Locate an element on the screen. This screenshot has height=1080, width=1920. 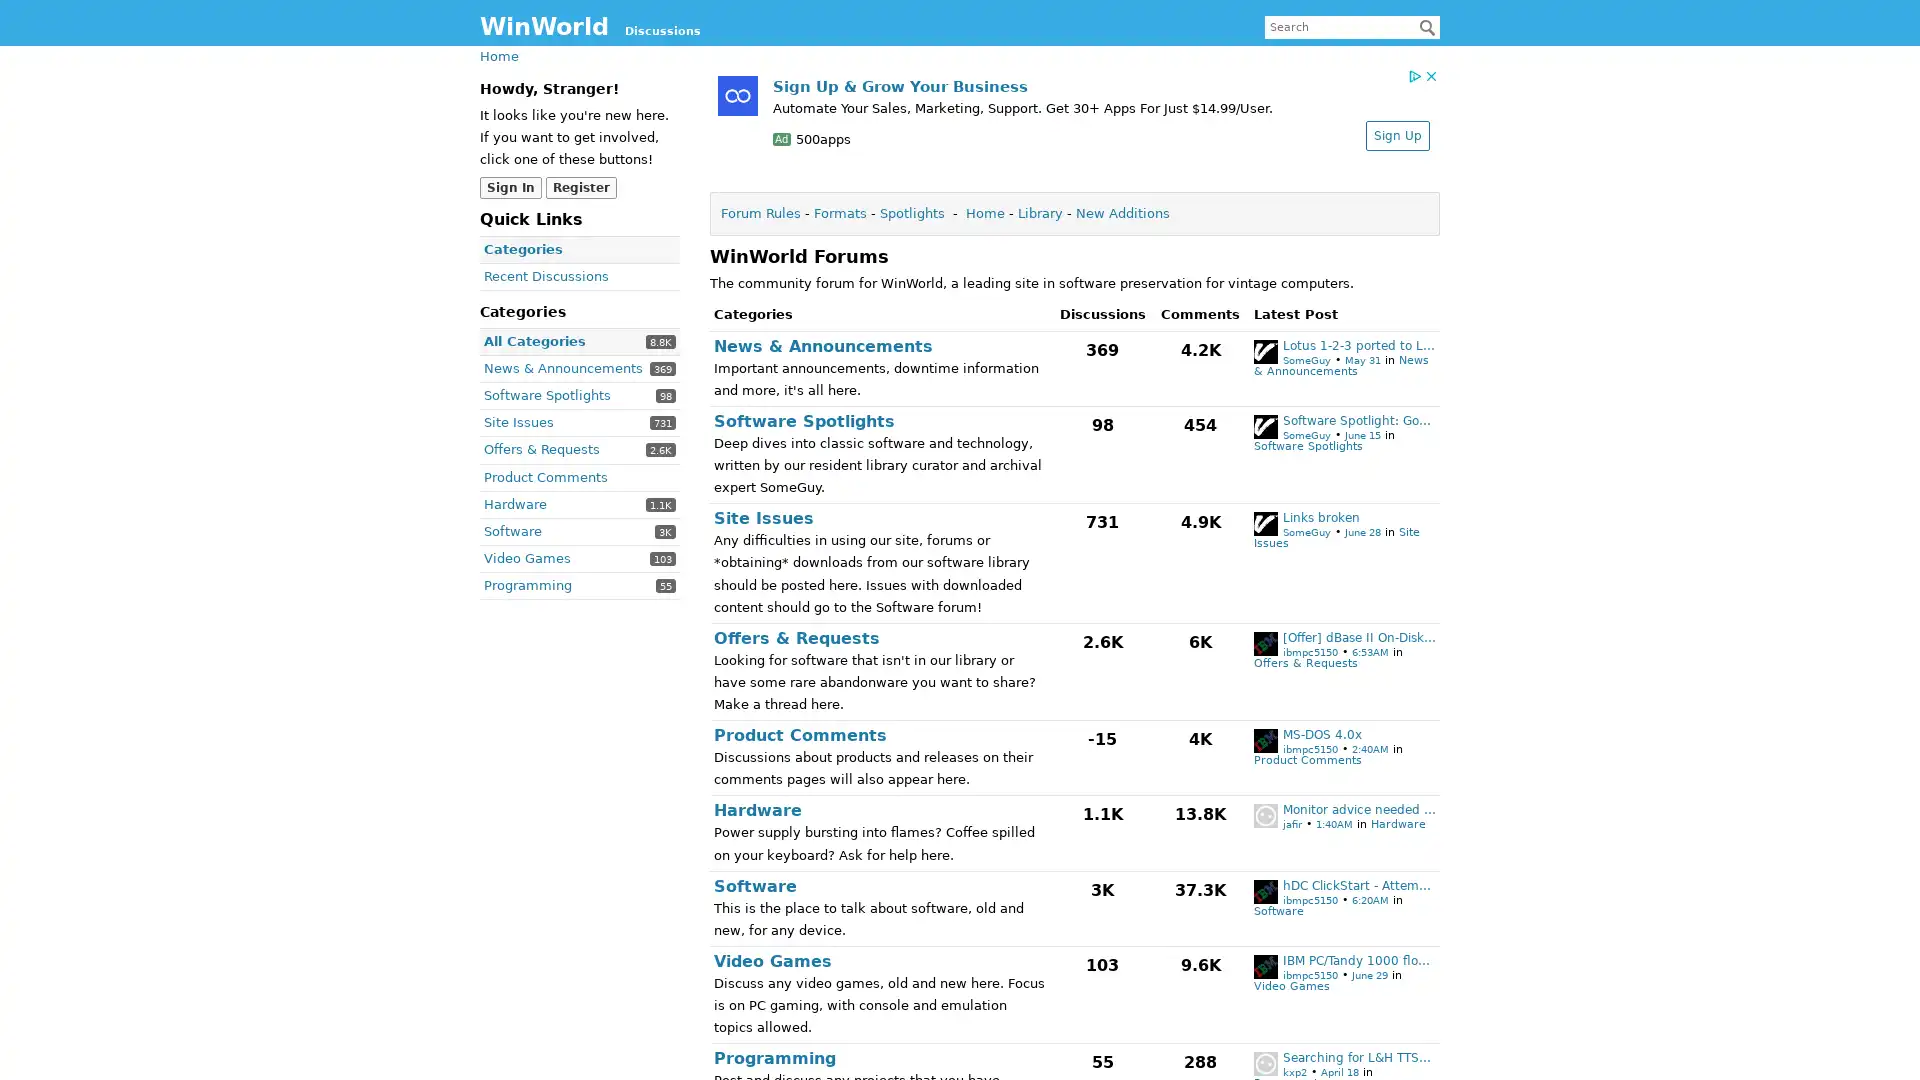
Search is located at coordinates (1427, 27).